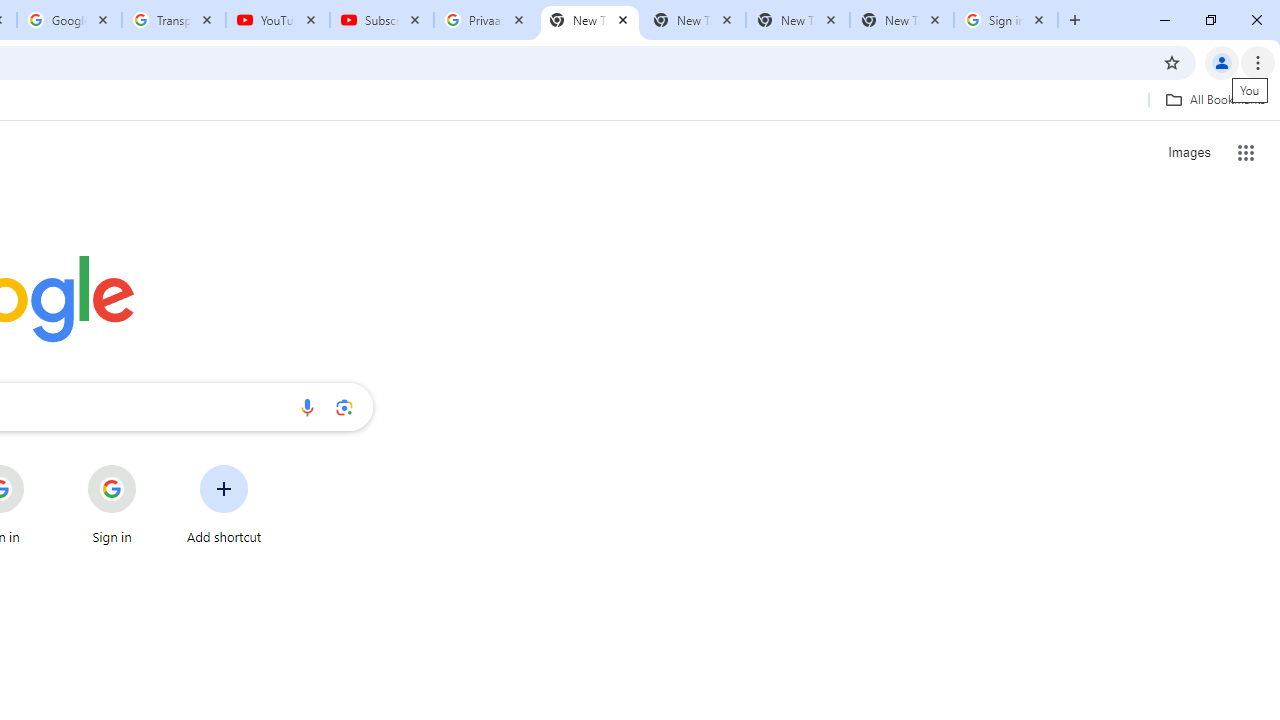 This screenshot has width=1280, height=720. Describe the element at coordinates (382, 20) in the screenshot. I see `'Subscriptions - YouTube'` at that location.